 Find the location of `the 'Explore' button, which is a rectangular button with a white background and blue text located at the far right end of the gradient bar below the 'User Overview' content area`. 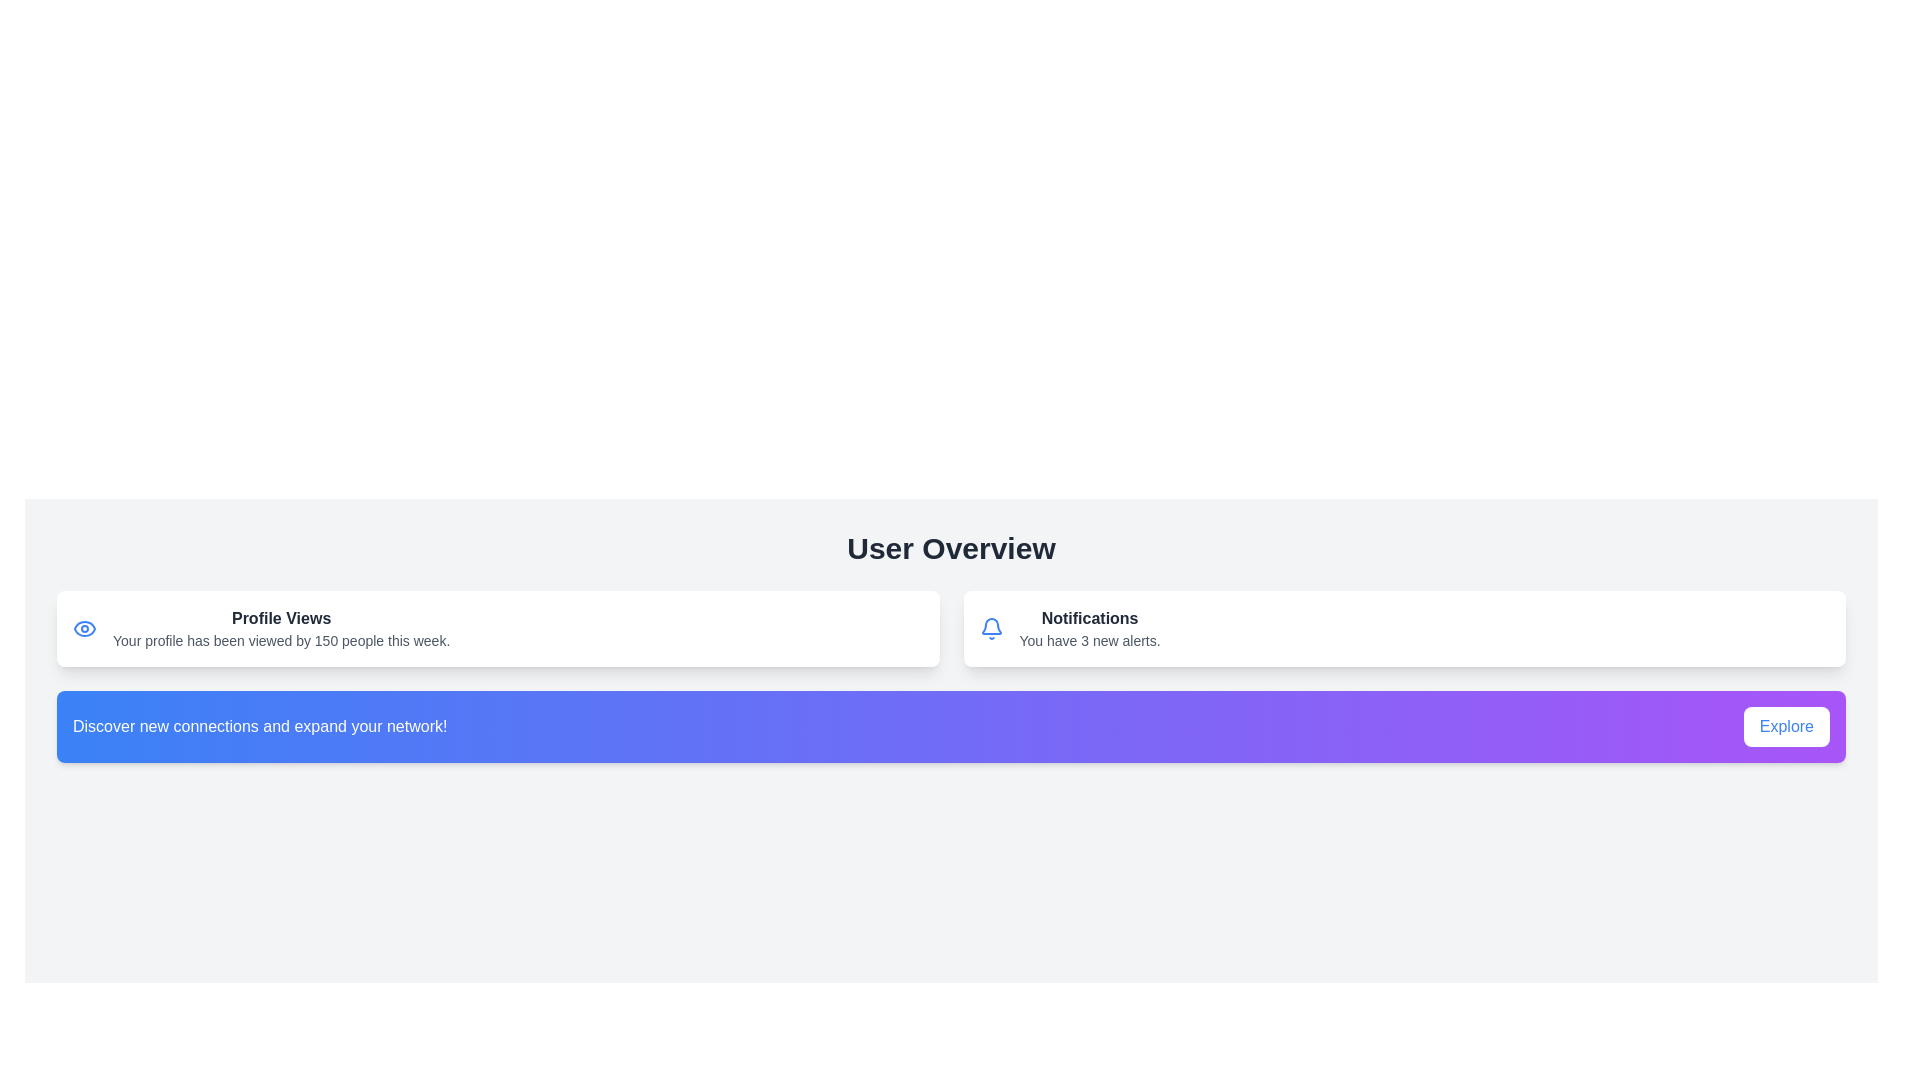

the 'Explore' button, which is a rectangular button with a white background and blue text located at the far right end of the gradient bar below the 'User Overview' content area is located at coordinates (1786, 726).